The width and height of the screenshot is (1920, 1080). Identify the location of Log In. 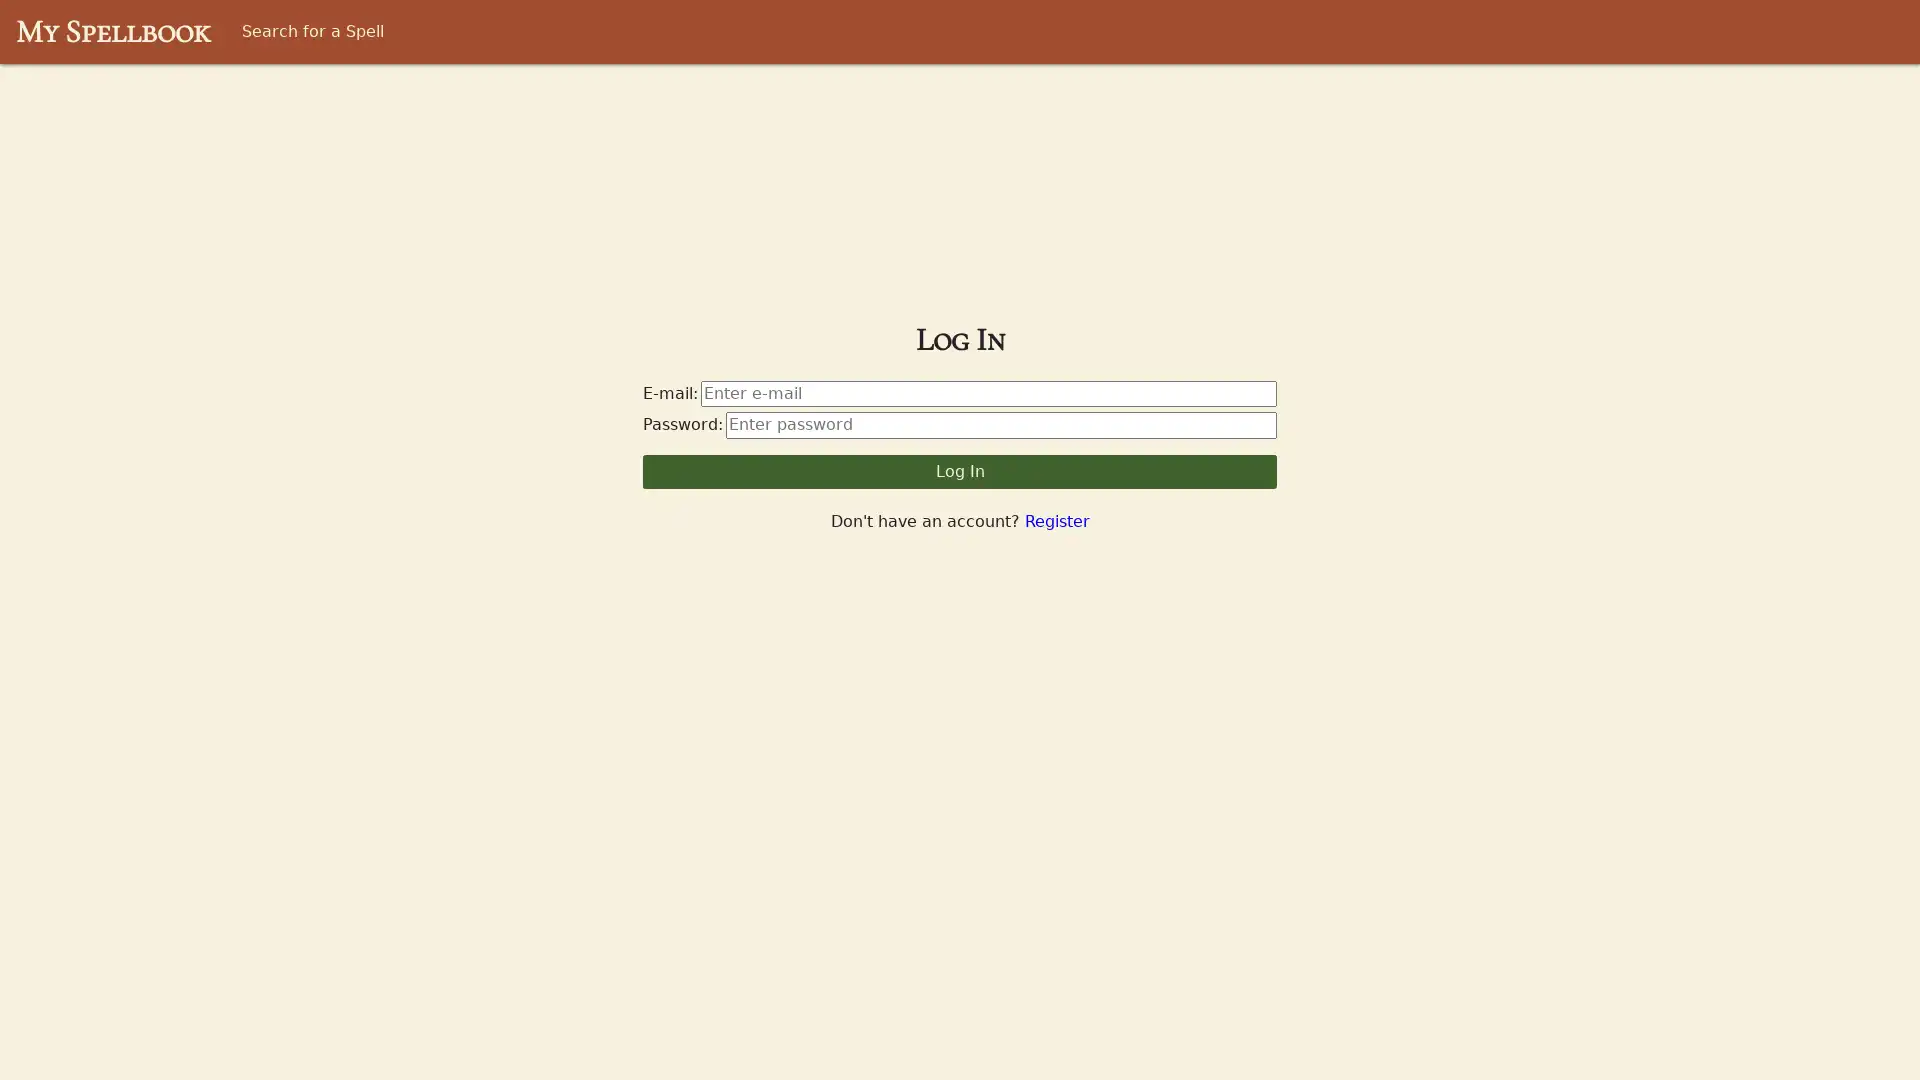
(958, 471).